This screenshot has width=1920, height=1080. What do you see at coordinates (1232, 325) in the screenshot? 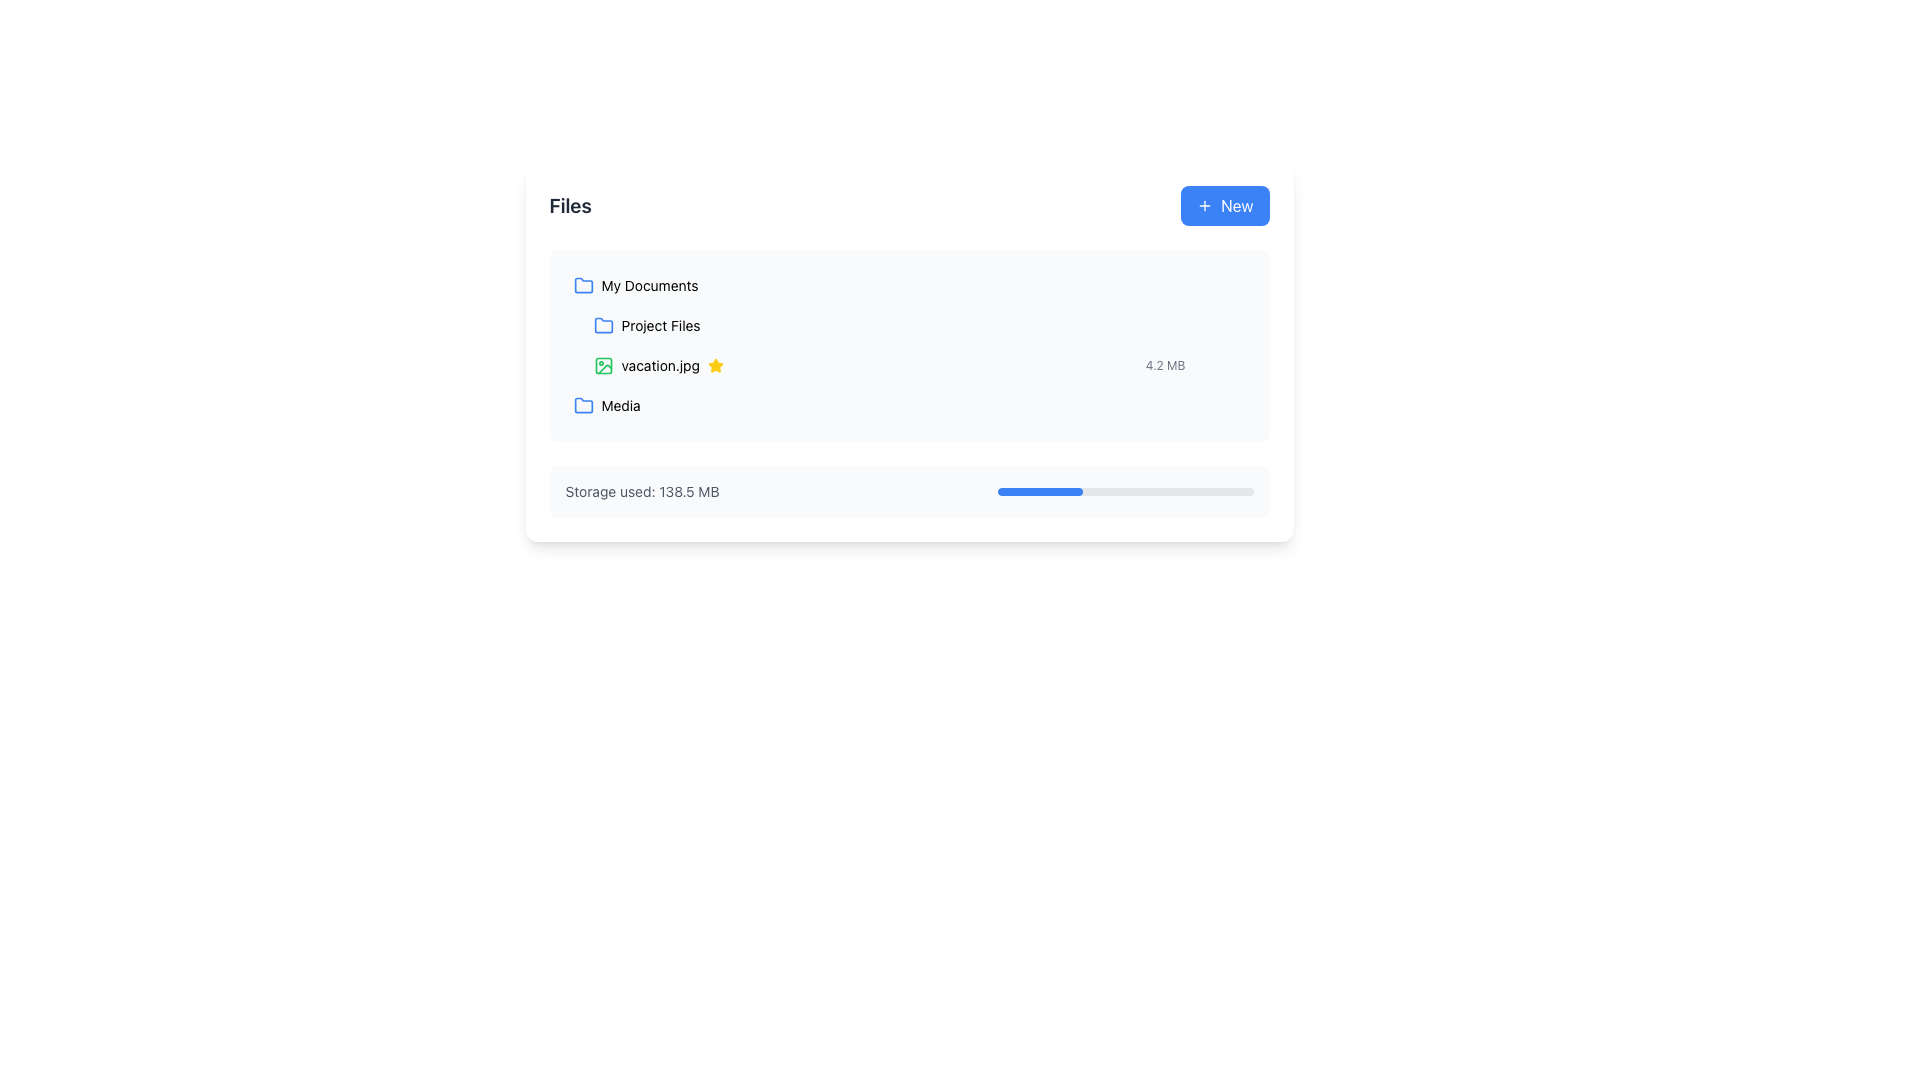
I see `the three vertically aligned dots ellipsis menu located in the rightmost part of the file list row, adjacent to the size information of 'vacation.jpg', to alter its styling` at bounding box center [1232, 325].